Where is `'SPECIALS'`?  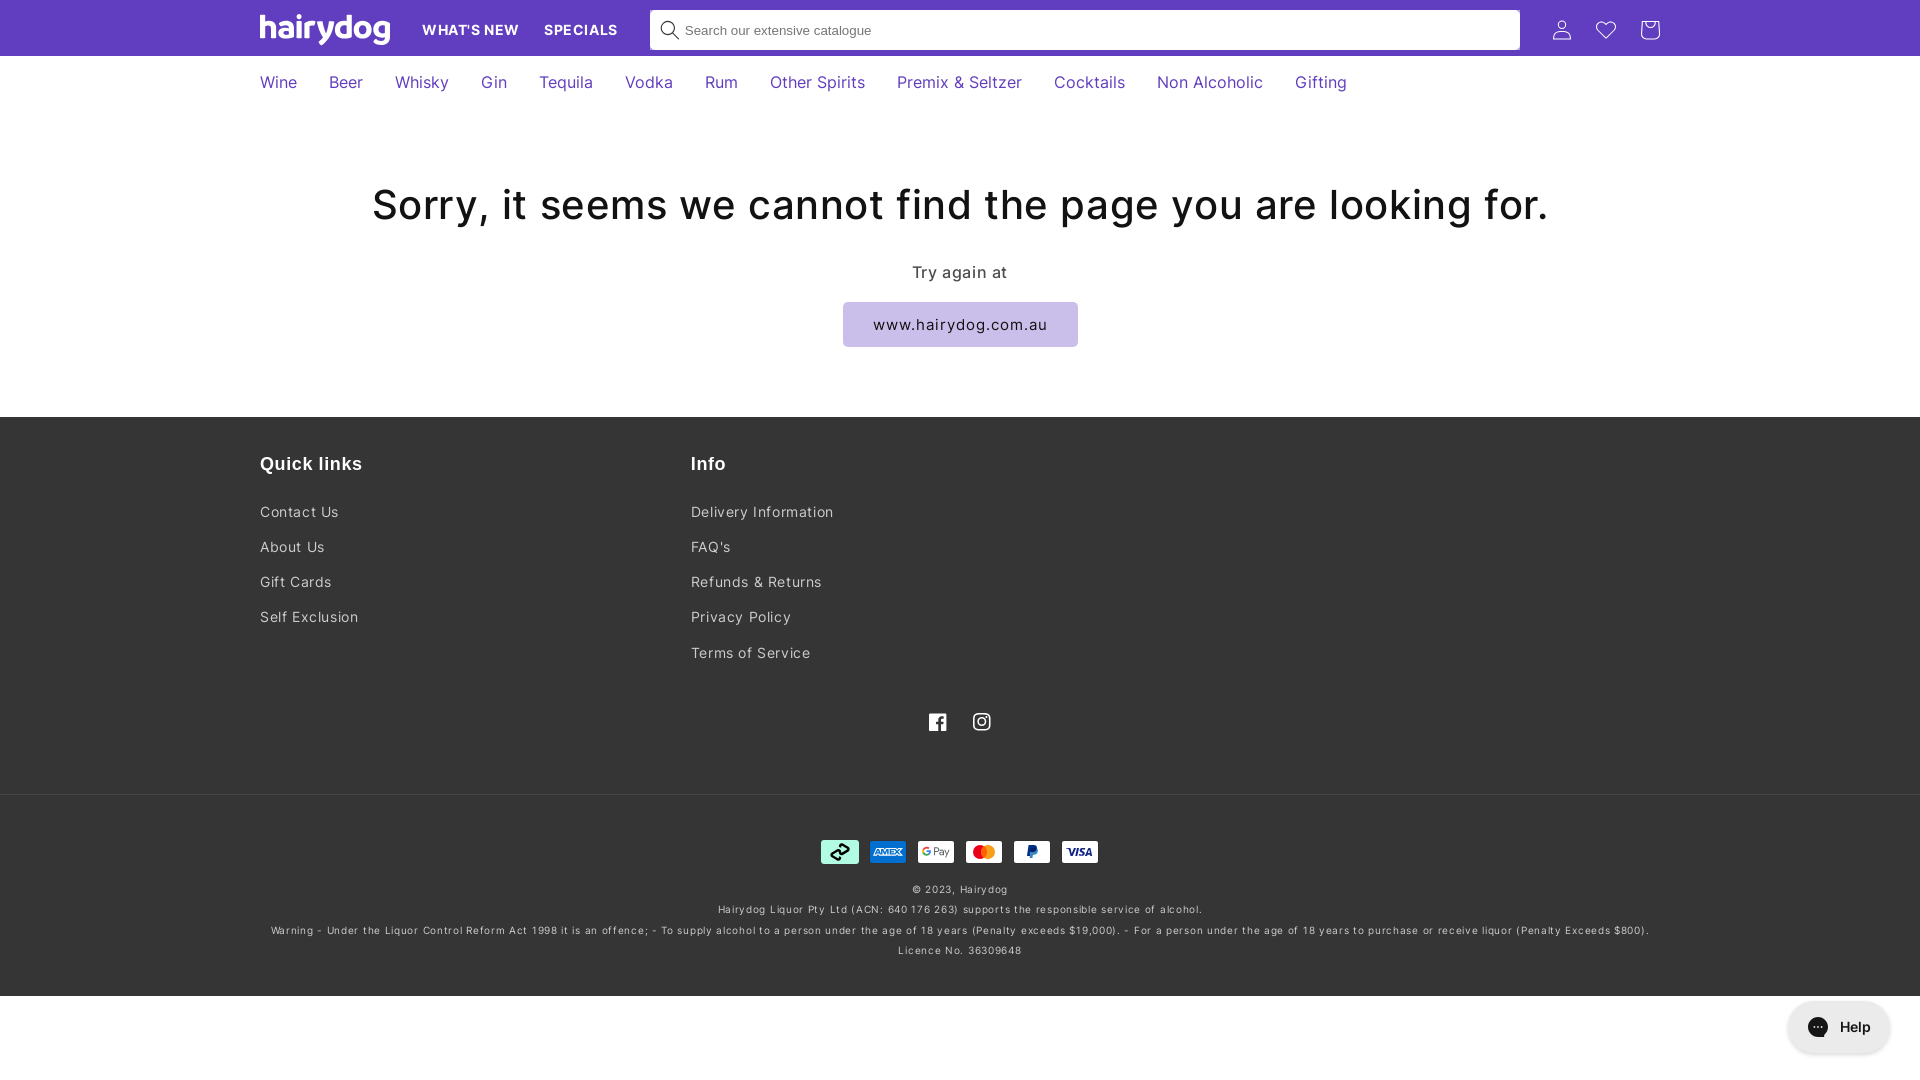
'SPECIALS' is located at coordinates (532, 30).